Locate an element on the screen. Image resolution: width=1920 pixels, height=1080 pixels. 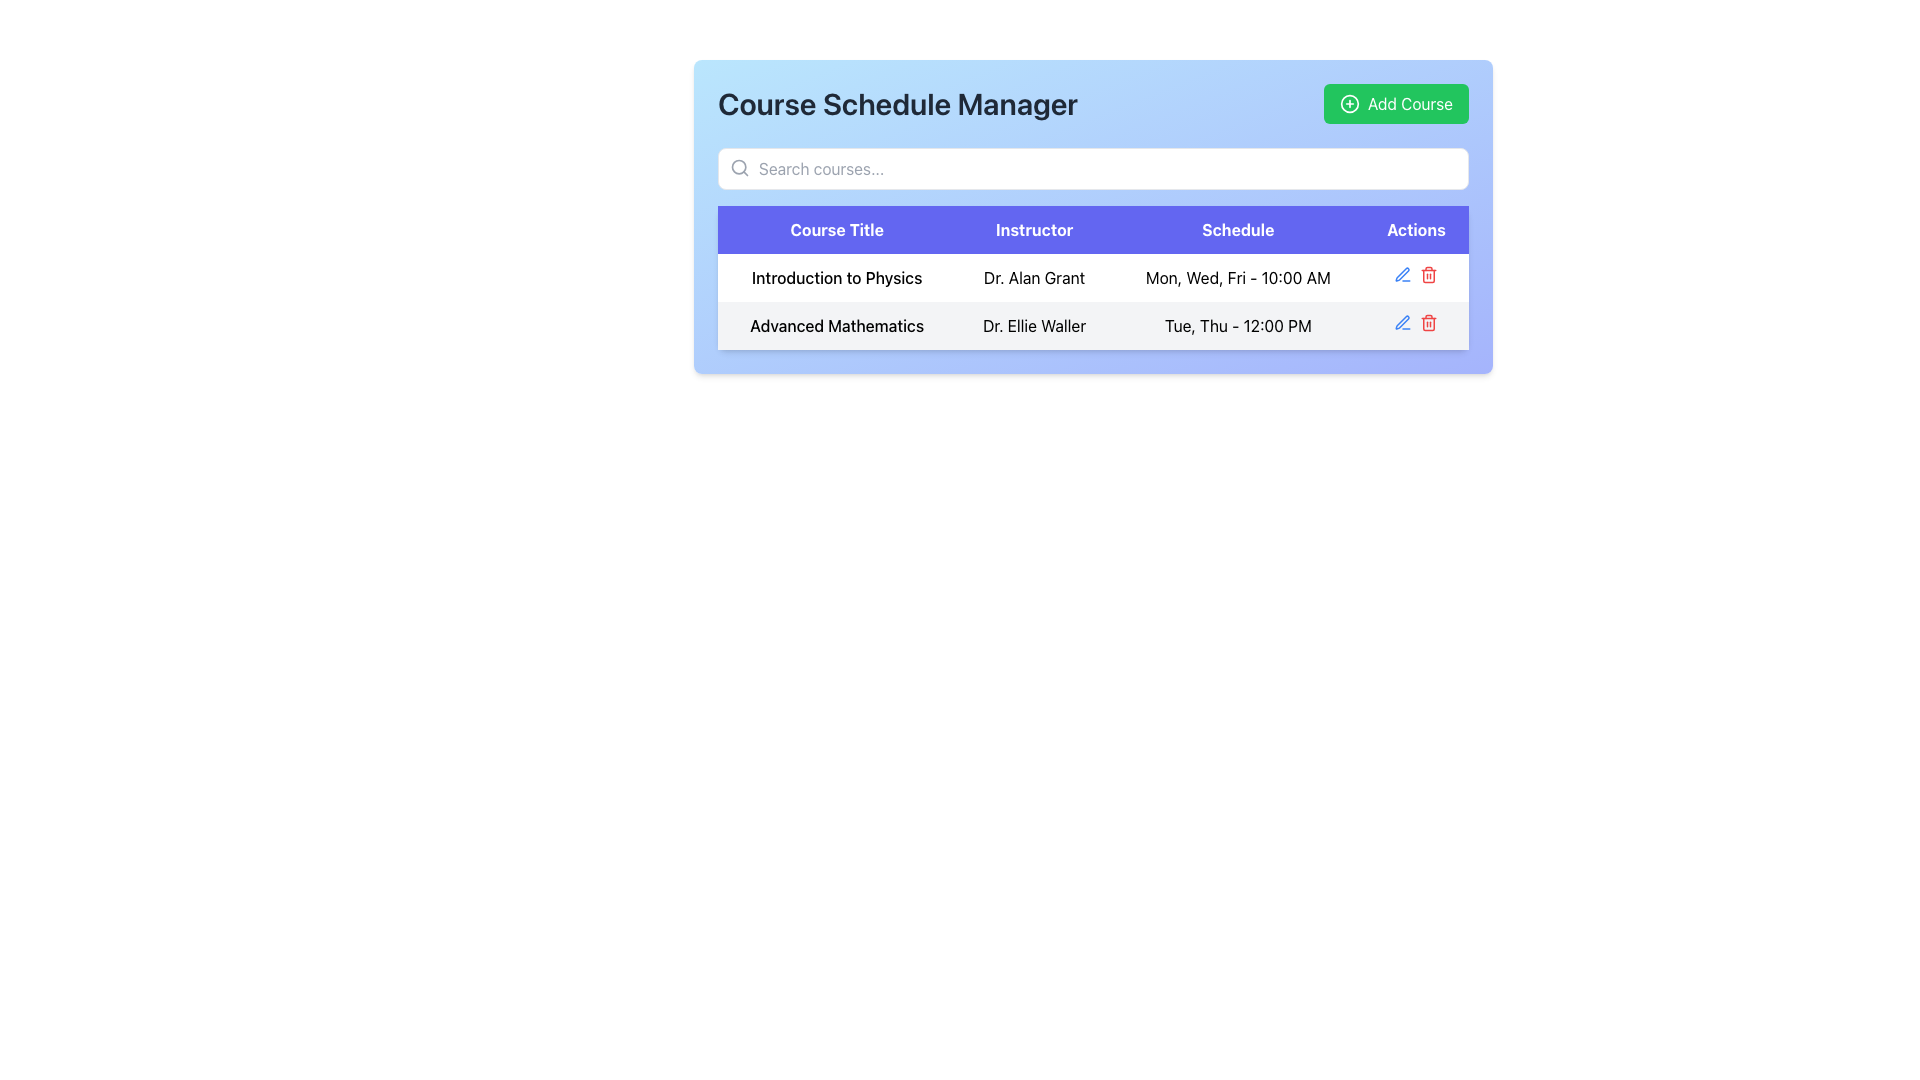
the edit button, which is a pen-shaped icon located in the second row of the table under the 'Actions' column, to initiate course editing is located at coordinates (1402, 274).